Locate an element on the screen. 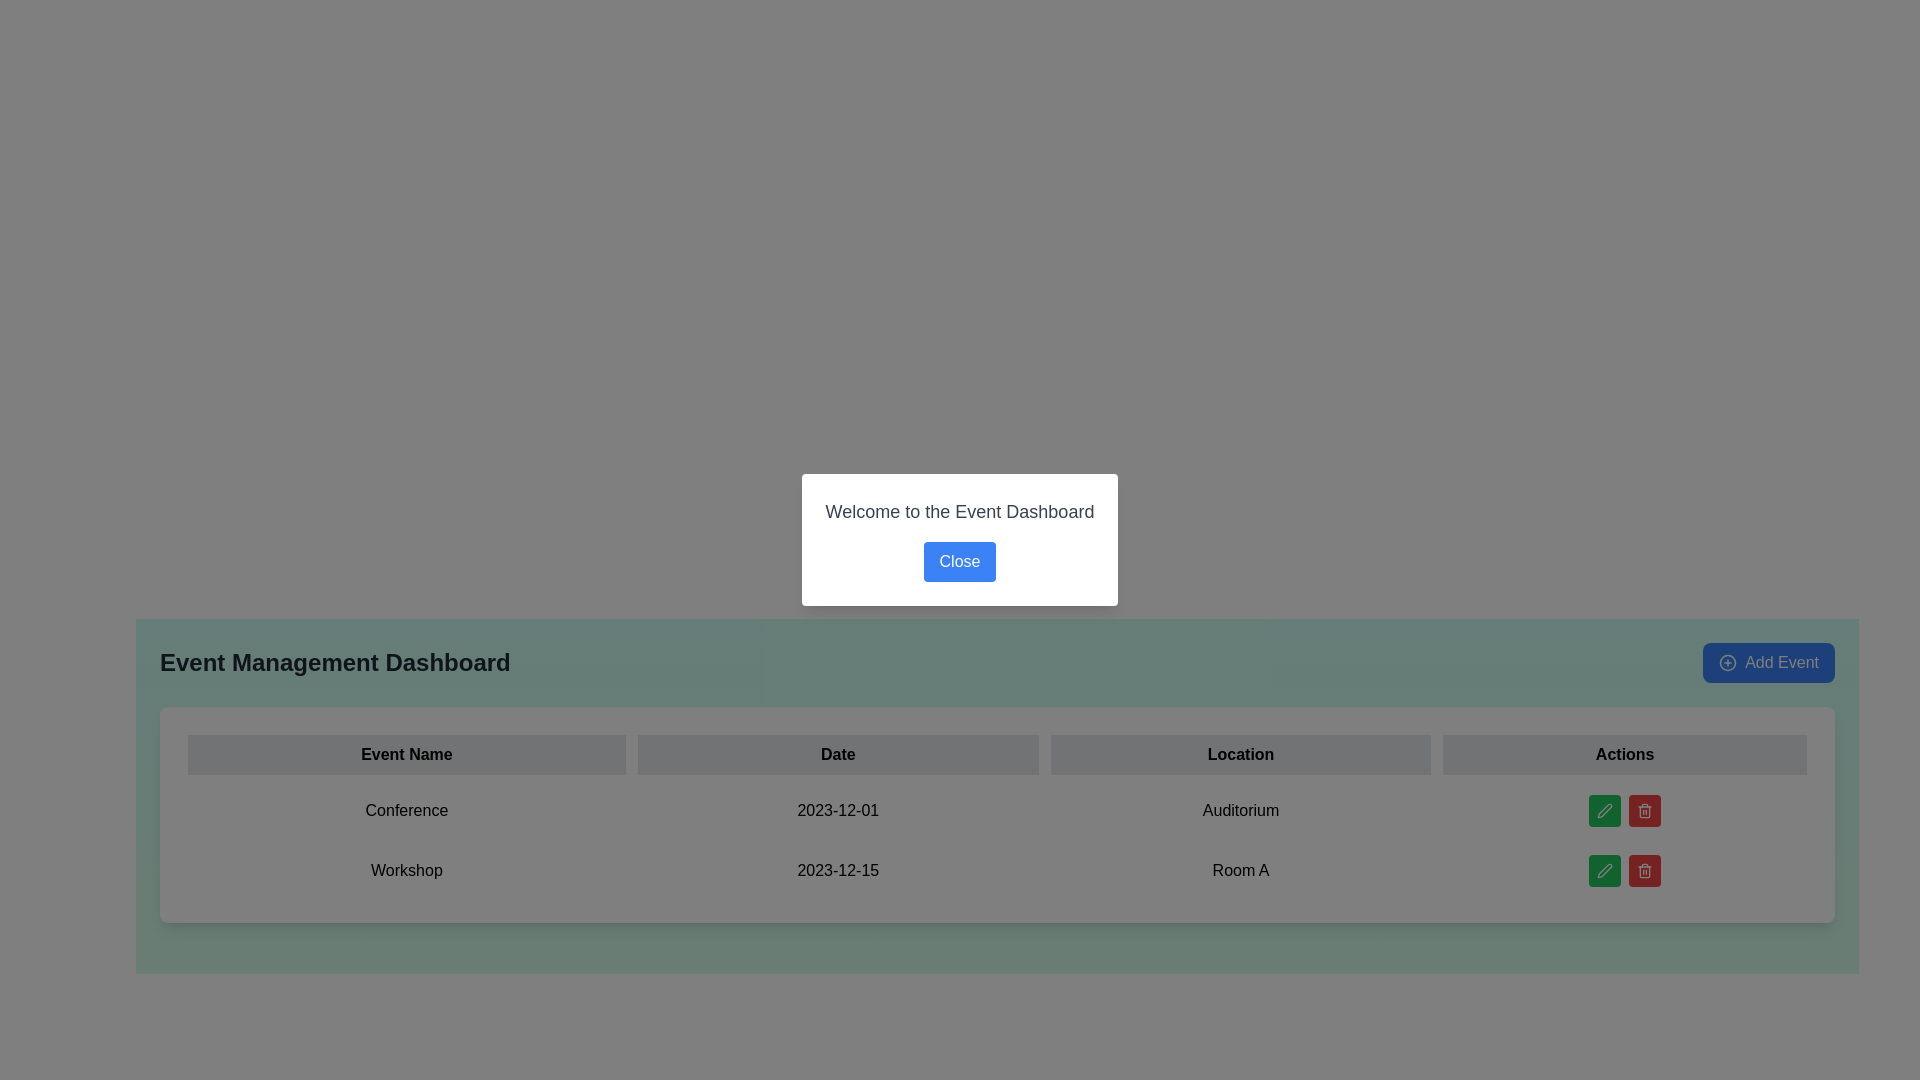 The height and width of the screenshot is (1080, 1920). the blue rectangular button labeled 'Close' with rounded edges, located at the bottom of the white modal dialog box is located at coordinates (960, 562).